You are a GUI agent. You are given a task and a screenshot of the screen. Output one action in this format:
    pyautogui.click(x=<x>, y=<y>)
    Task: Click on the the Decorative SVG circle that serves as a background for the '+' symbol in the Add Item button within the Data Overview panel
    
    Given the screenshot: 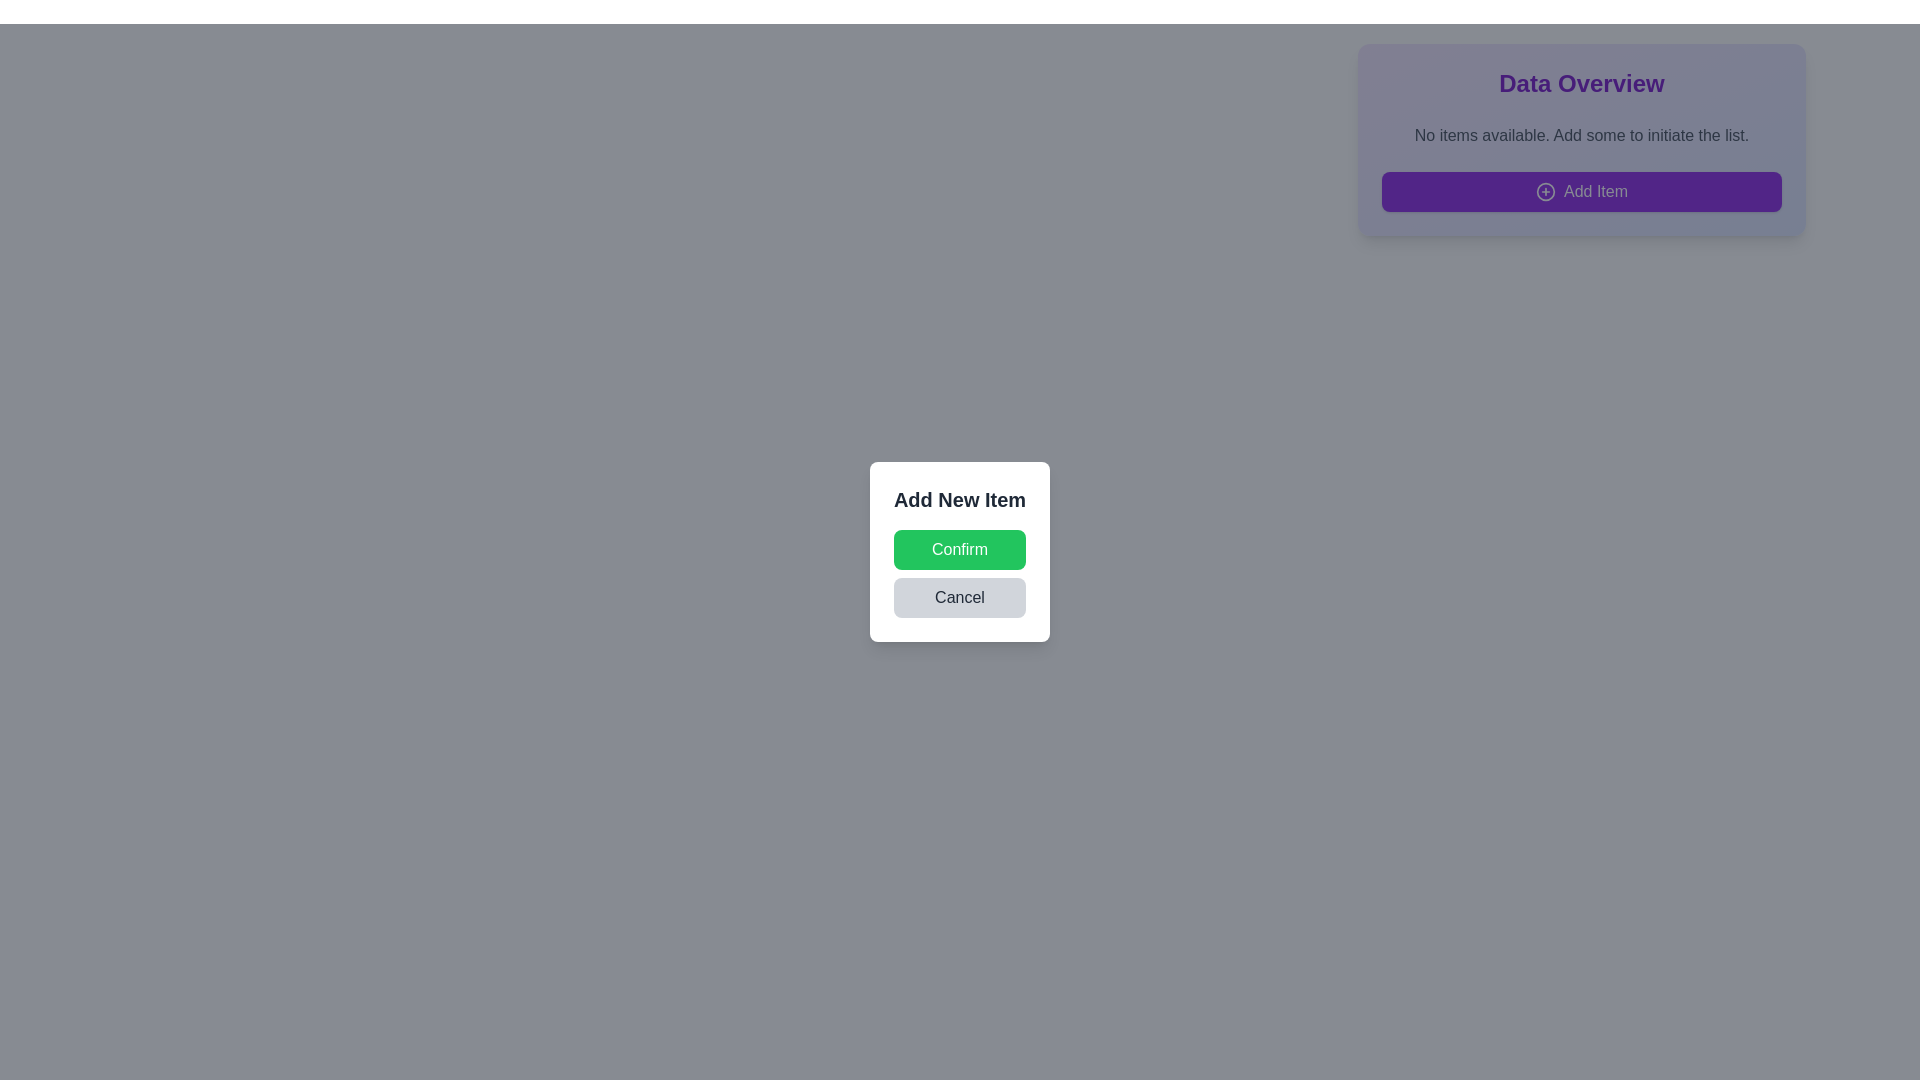 What is the action you would take?
    pyautogui.click(x=1544, y=192)
    